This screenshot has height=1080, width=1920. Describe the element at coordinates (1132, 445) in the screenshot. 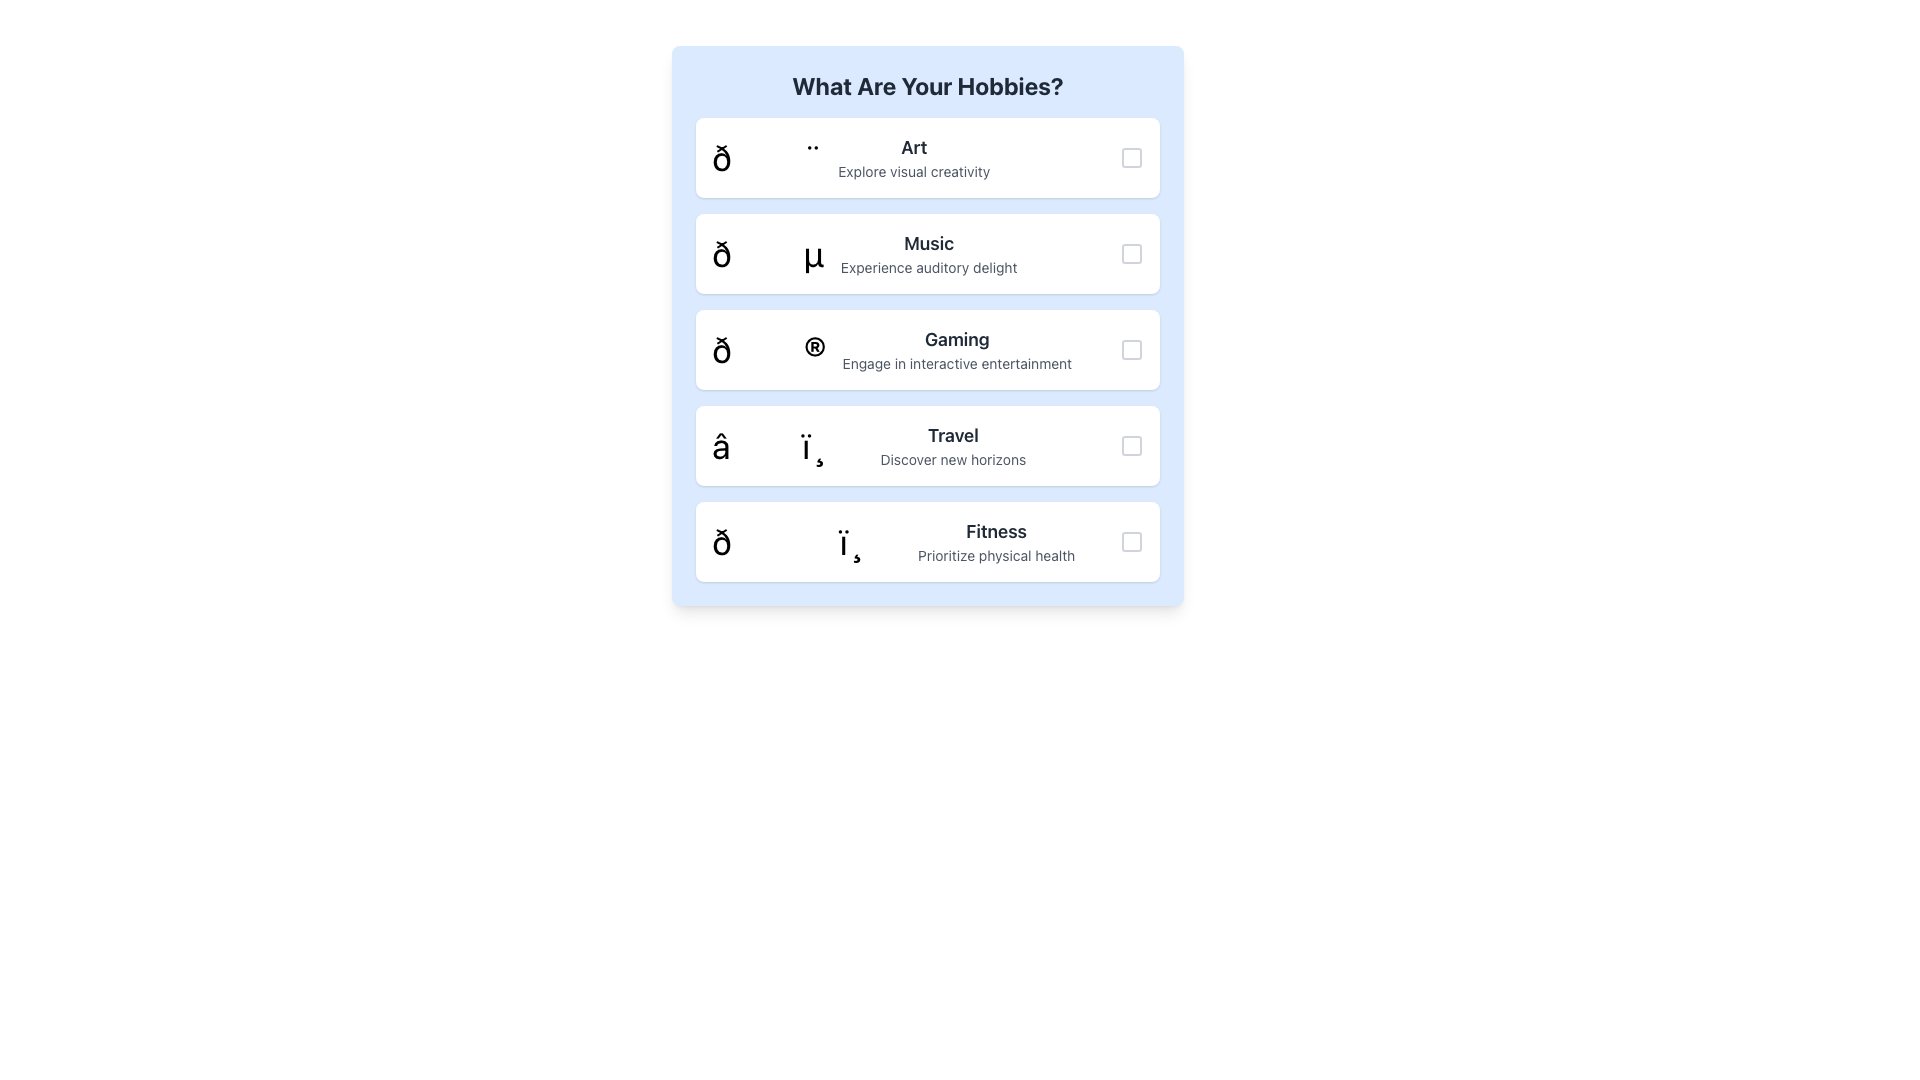

I see `the checkbox in the top-right corner of the 'Travel' card` at that location.